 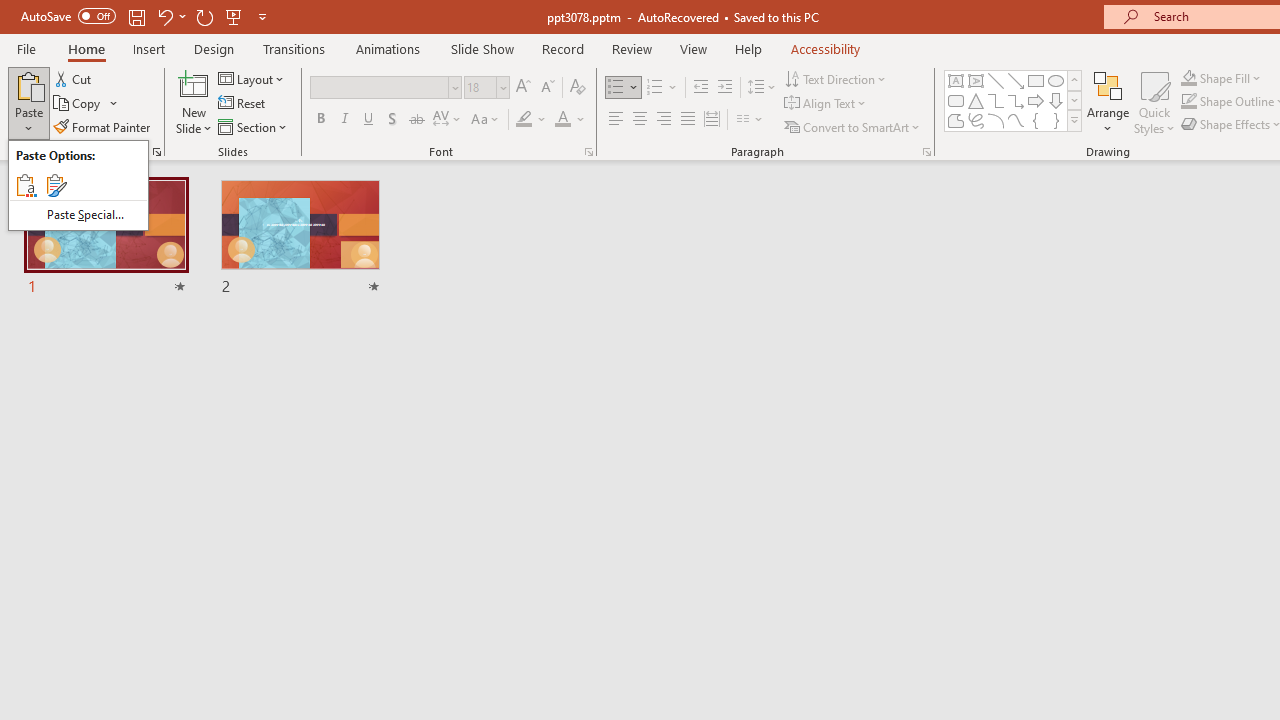 What do you see at coordinates (826, 103) in the screenshot?
I see `'Align Text'` at bounding box center [826, 103].